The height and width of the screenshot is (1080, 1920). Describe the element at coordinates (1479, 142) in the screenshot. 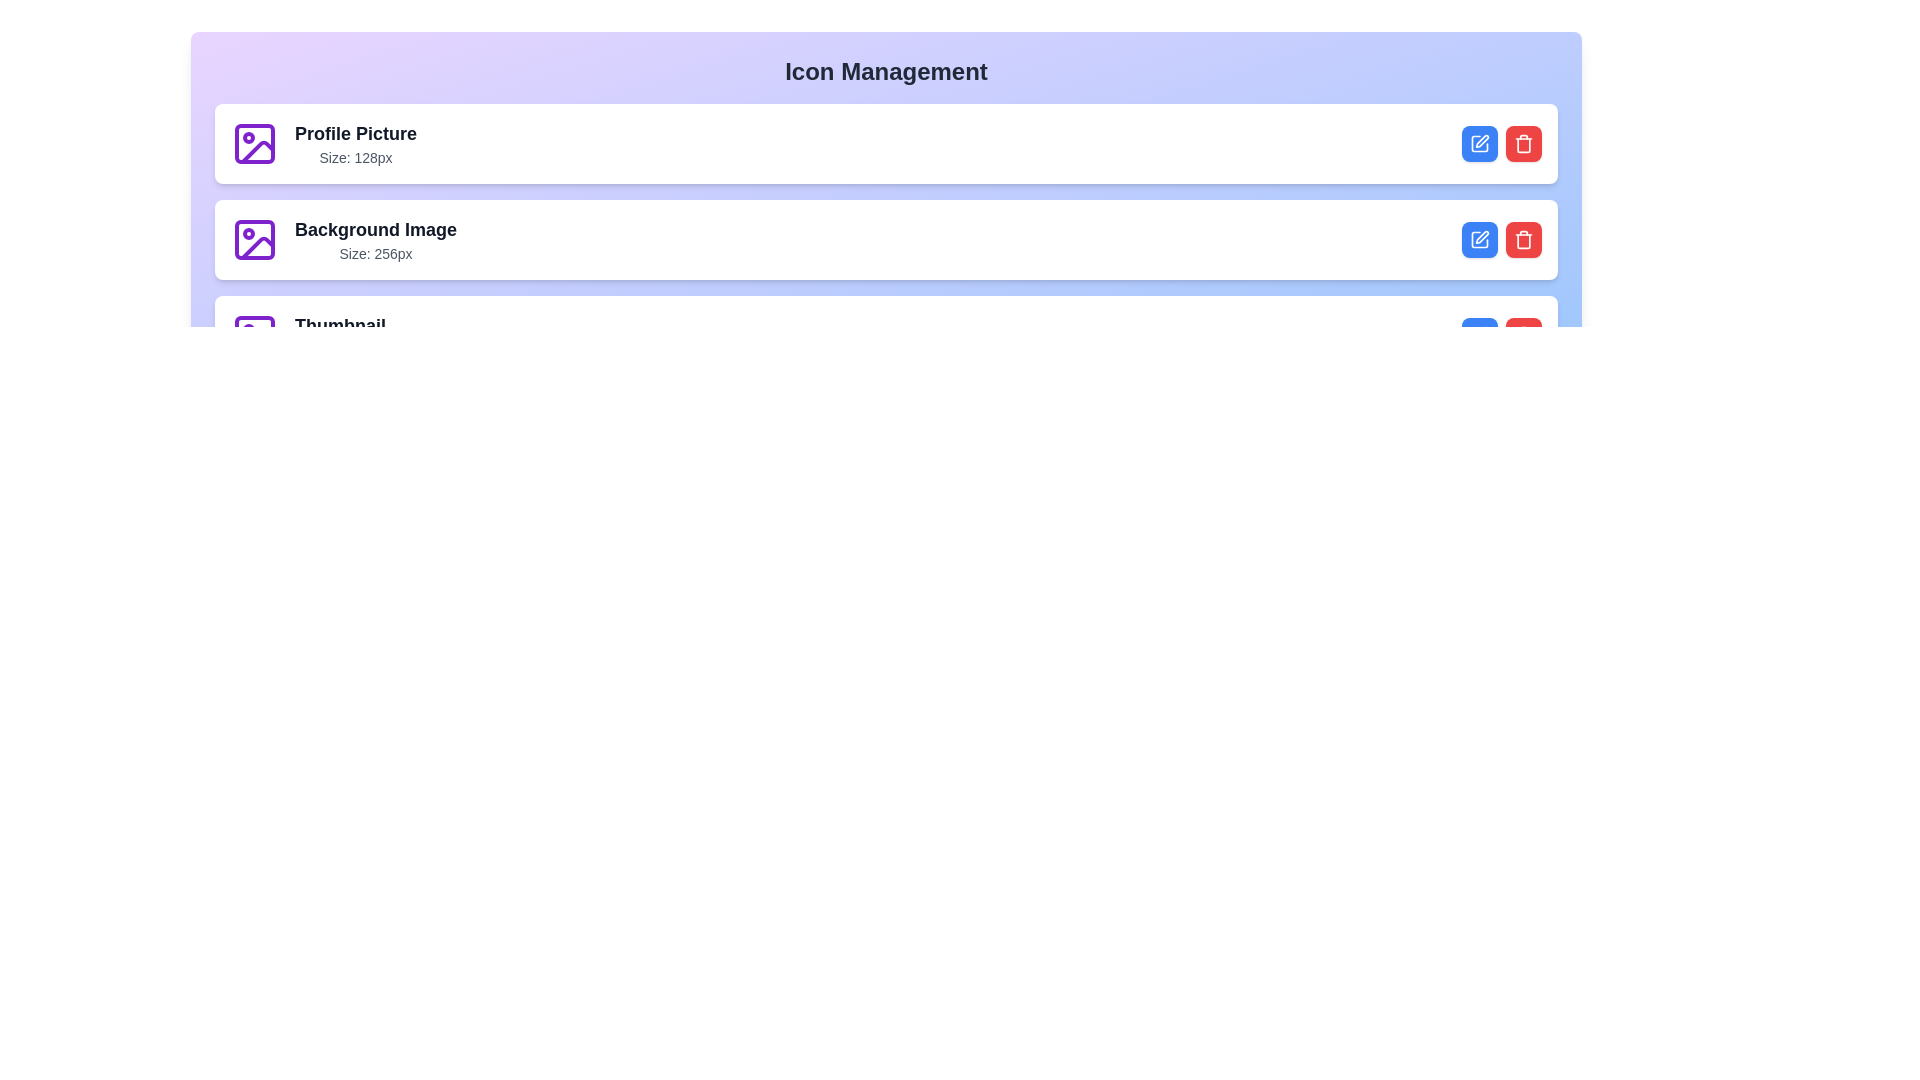

I see `the edit button with a blue background and white text` at that location.